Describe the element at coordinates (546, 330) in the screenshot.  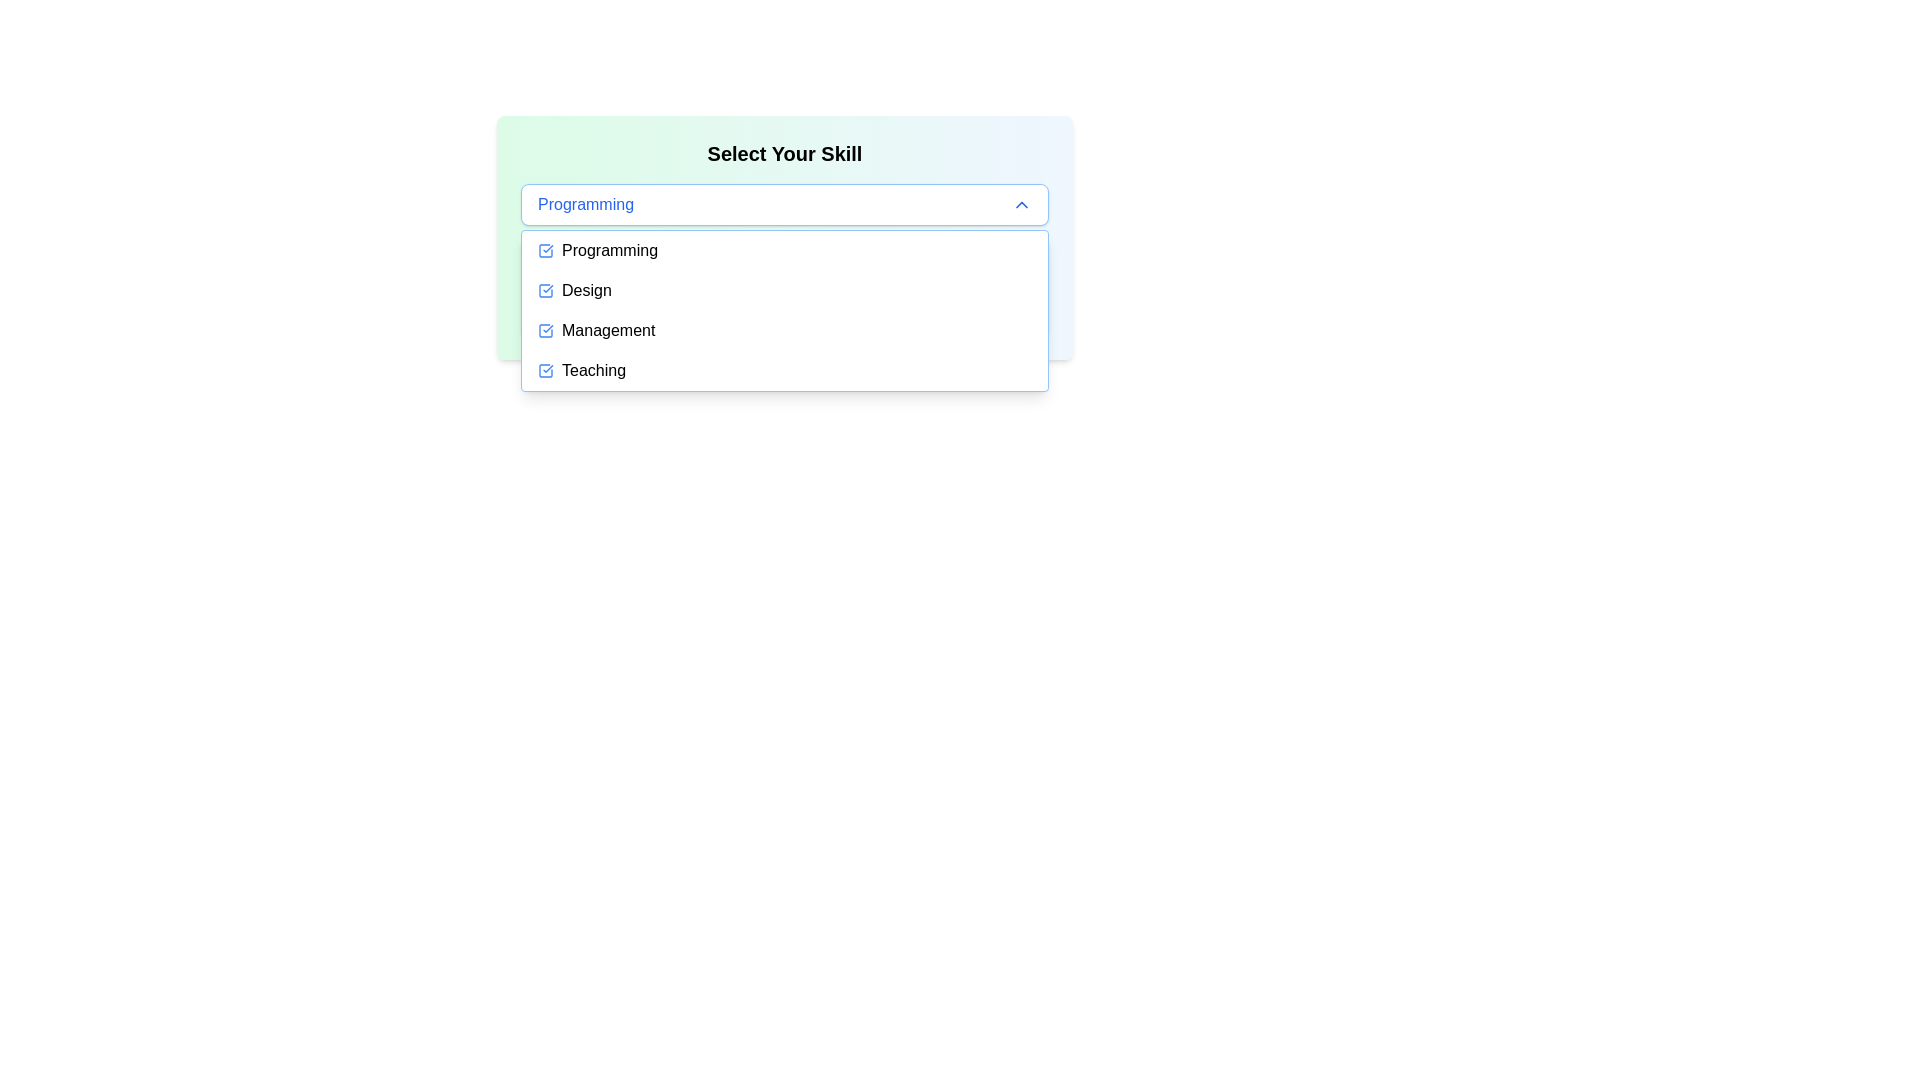
I see `the 'Management' dropdown menu item by clicking the checkbox icon located to the left of the text 'Management'` at that location.